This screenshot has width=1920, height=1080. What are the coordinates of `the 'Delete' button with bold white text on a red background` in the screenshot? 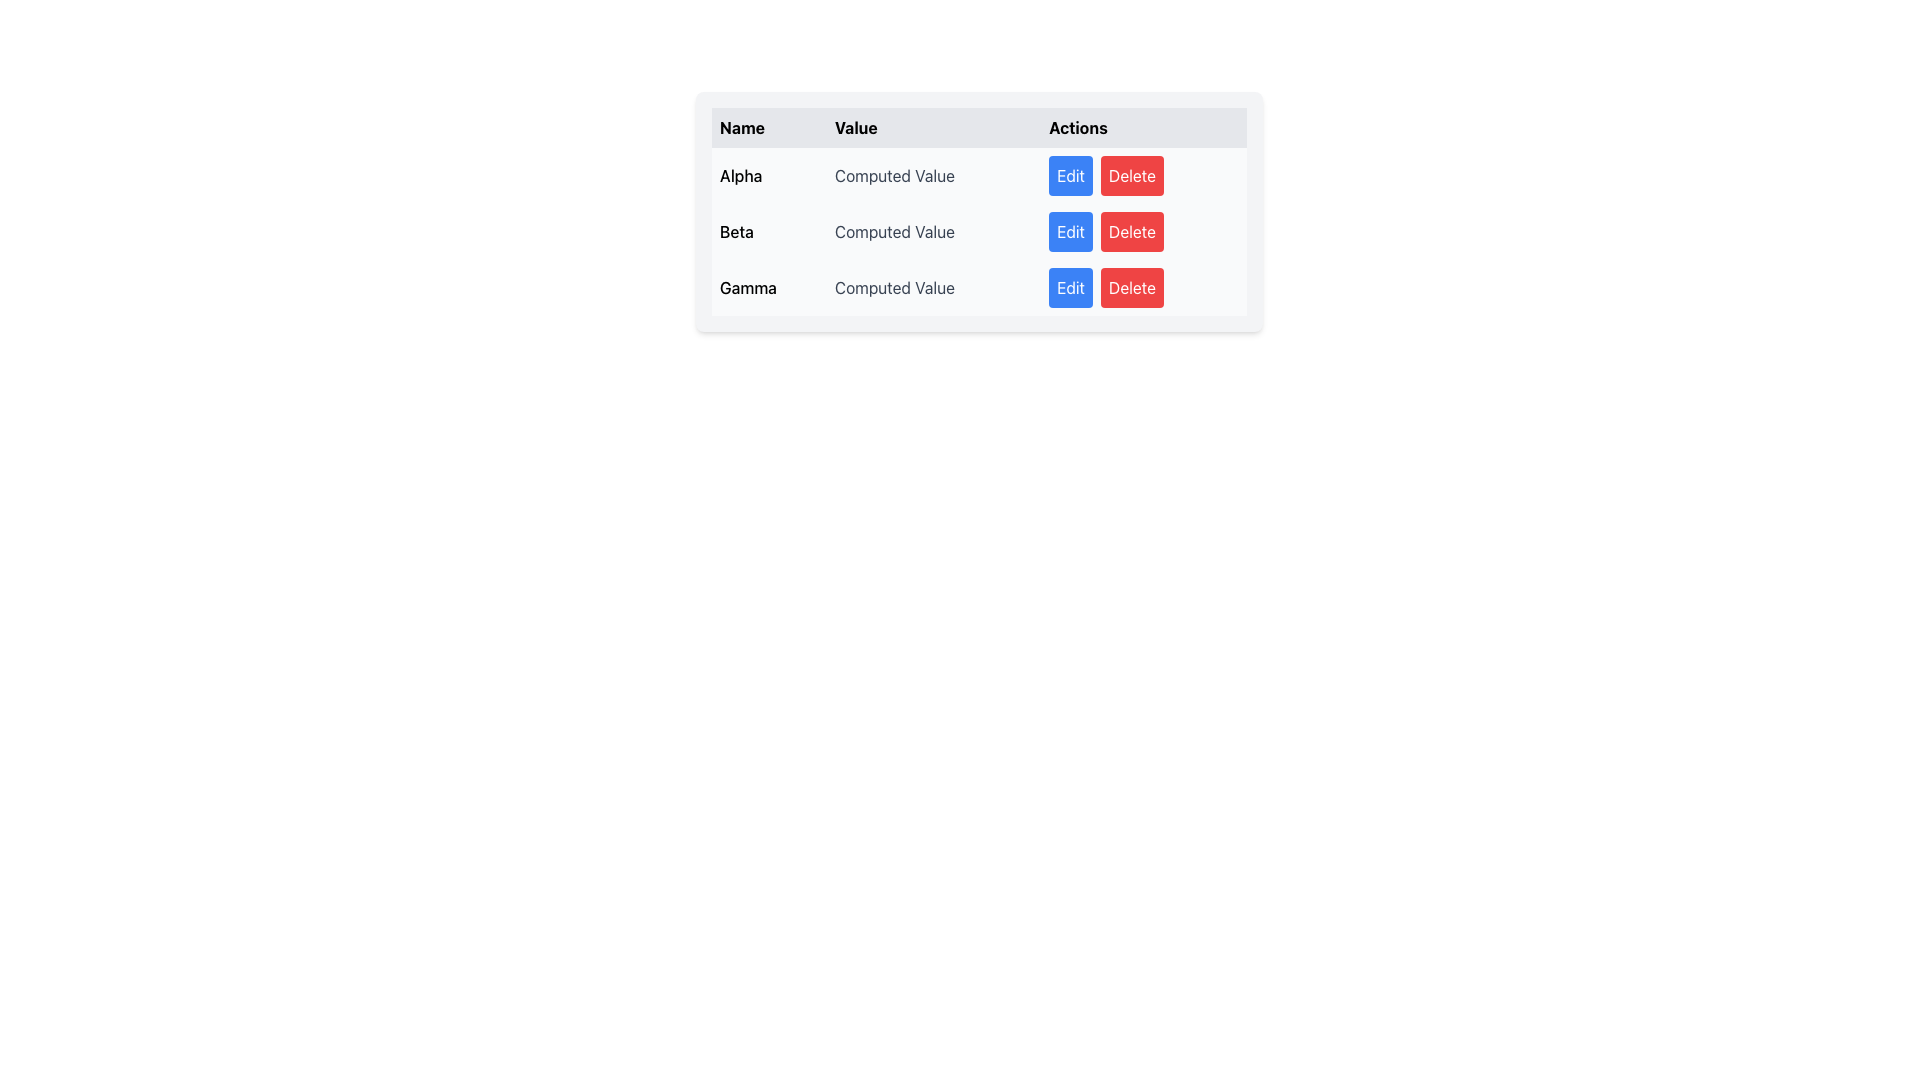 It's located at (1132, 230).